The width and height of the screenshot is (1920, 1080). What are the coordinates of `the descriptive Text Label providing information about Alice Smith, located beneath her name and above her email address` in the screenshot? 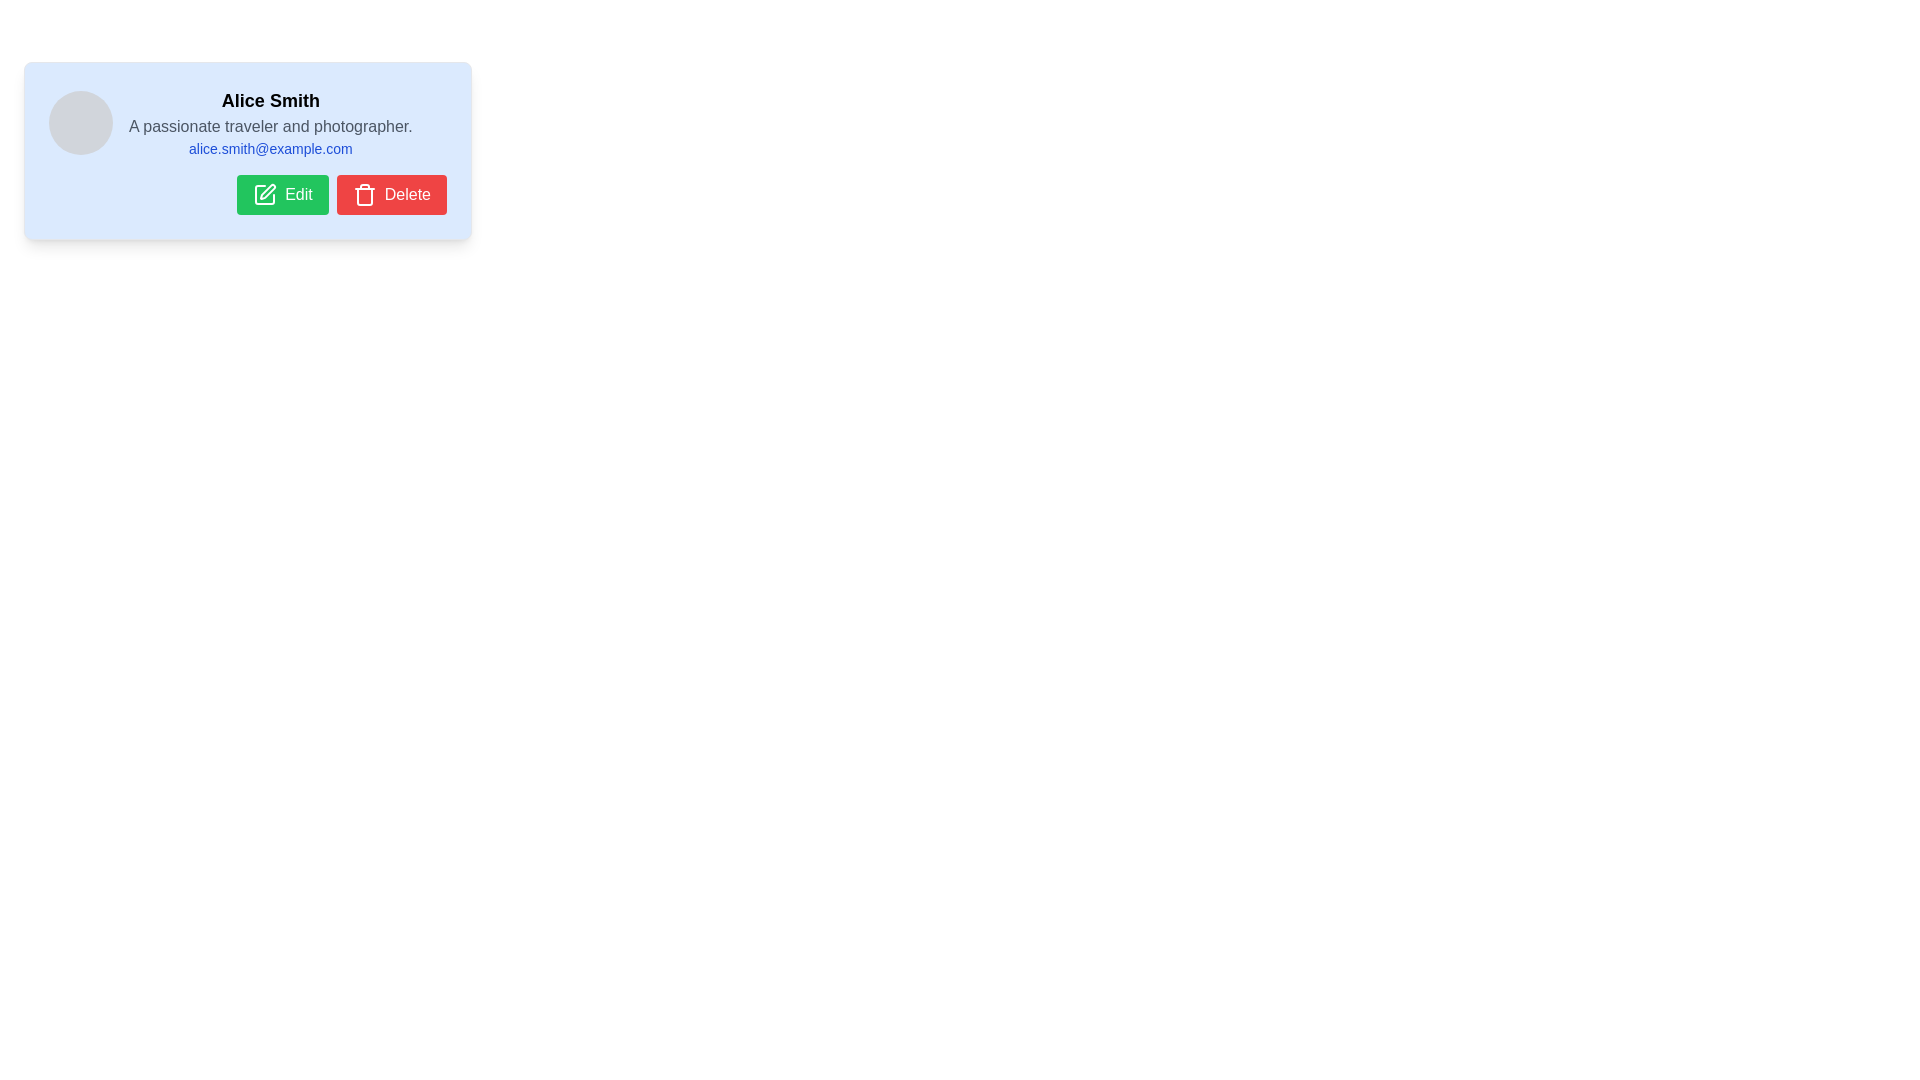 It's located at (269, 127).